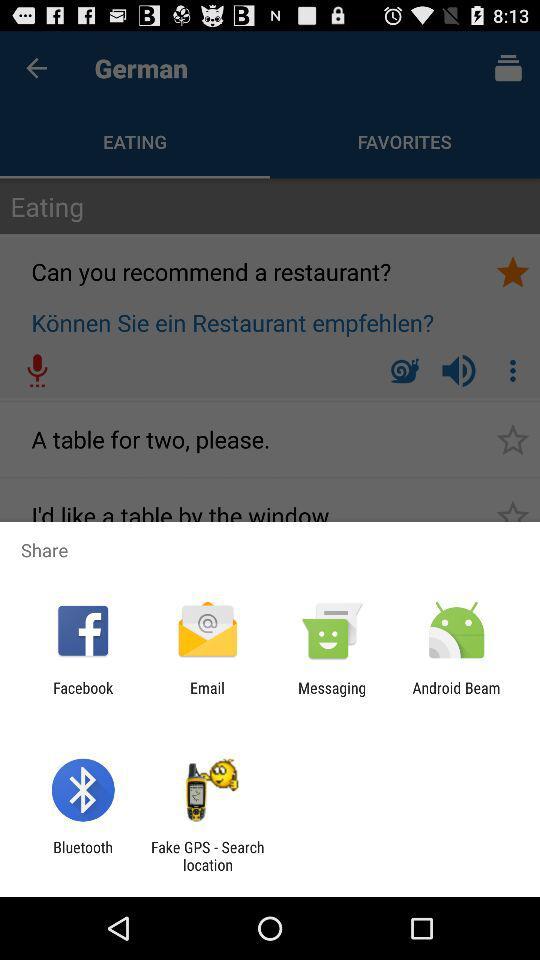 This screenshot has width=540, height=960. Describe the element at coordinates (206, 855) in the screenshot. I see `the item to the right of the bluetooth app` at that location.